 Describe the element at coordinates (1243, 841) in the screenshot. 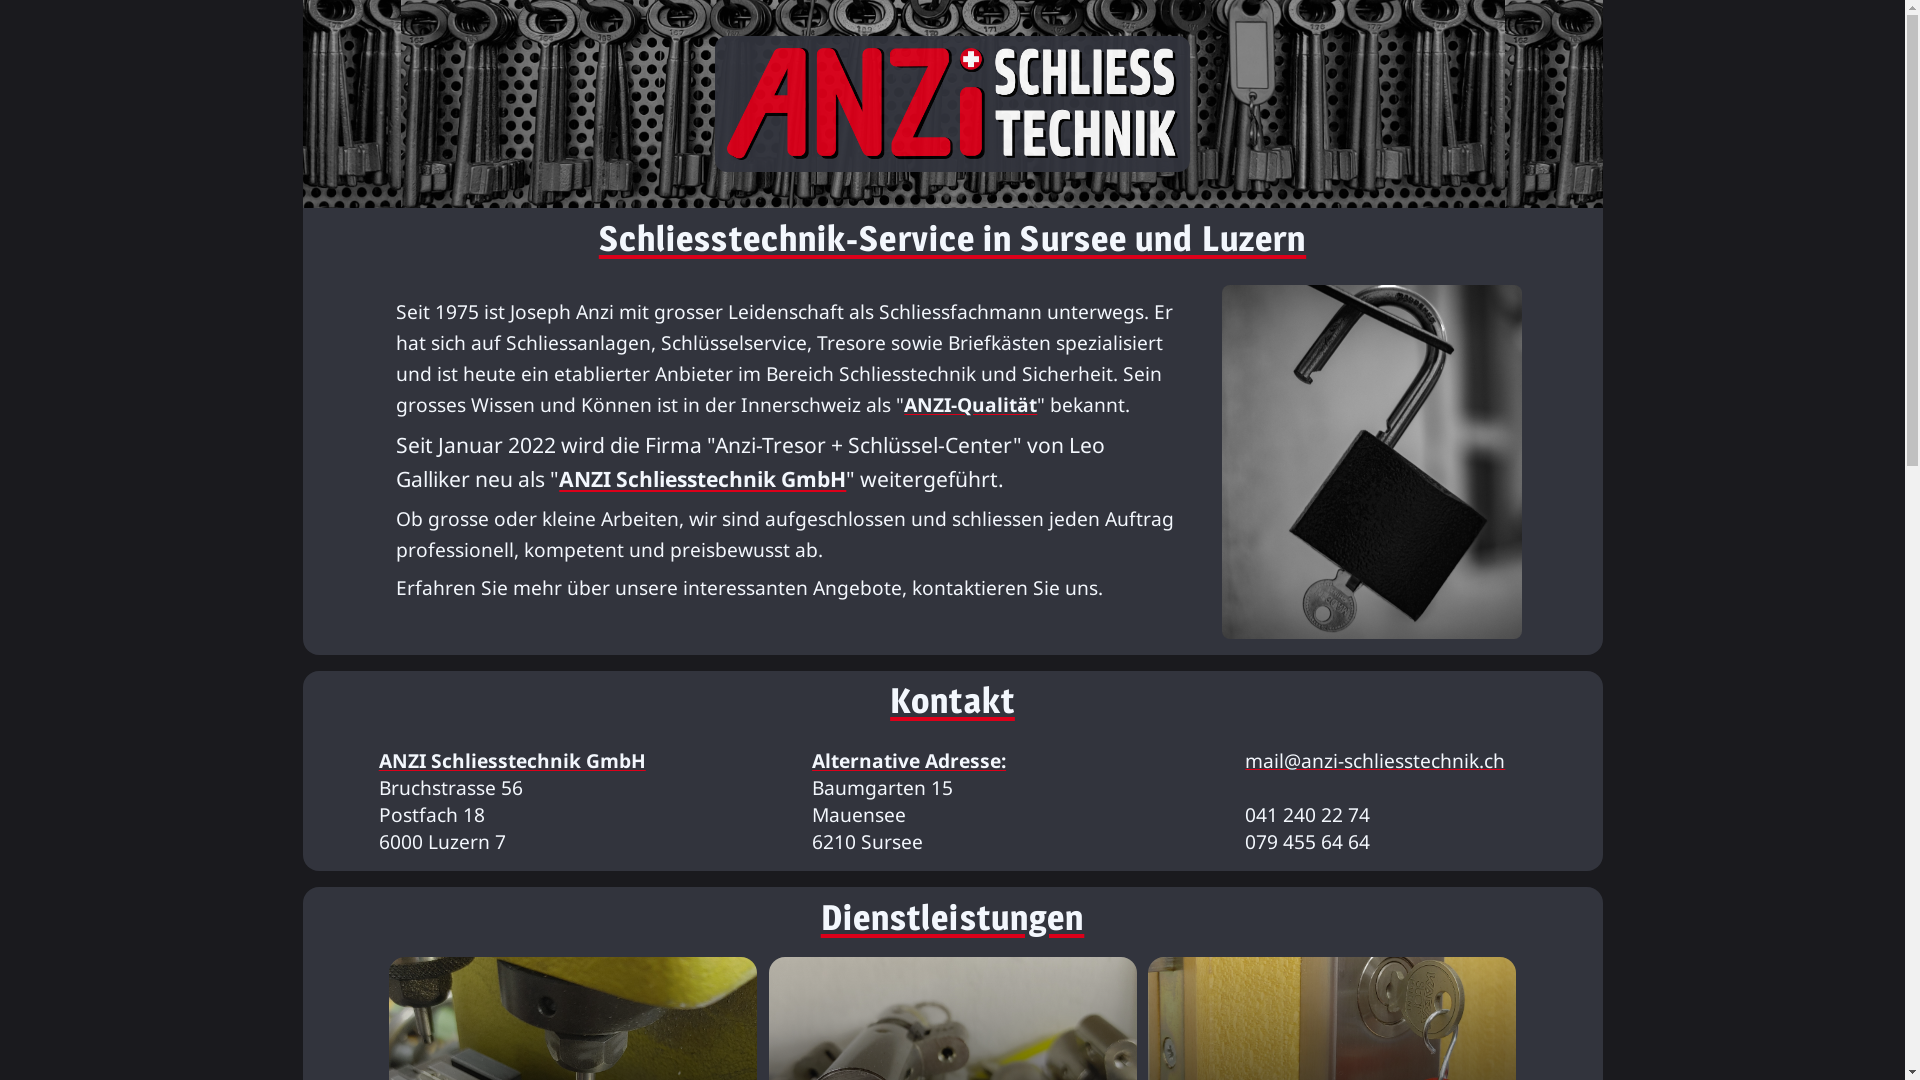

I see `'079 455 64 64'` at that location.